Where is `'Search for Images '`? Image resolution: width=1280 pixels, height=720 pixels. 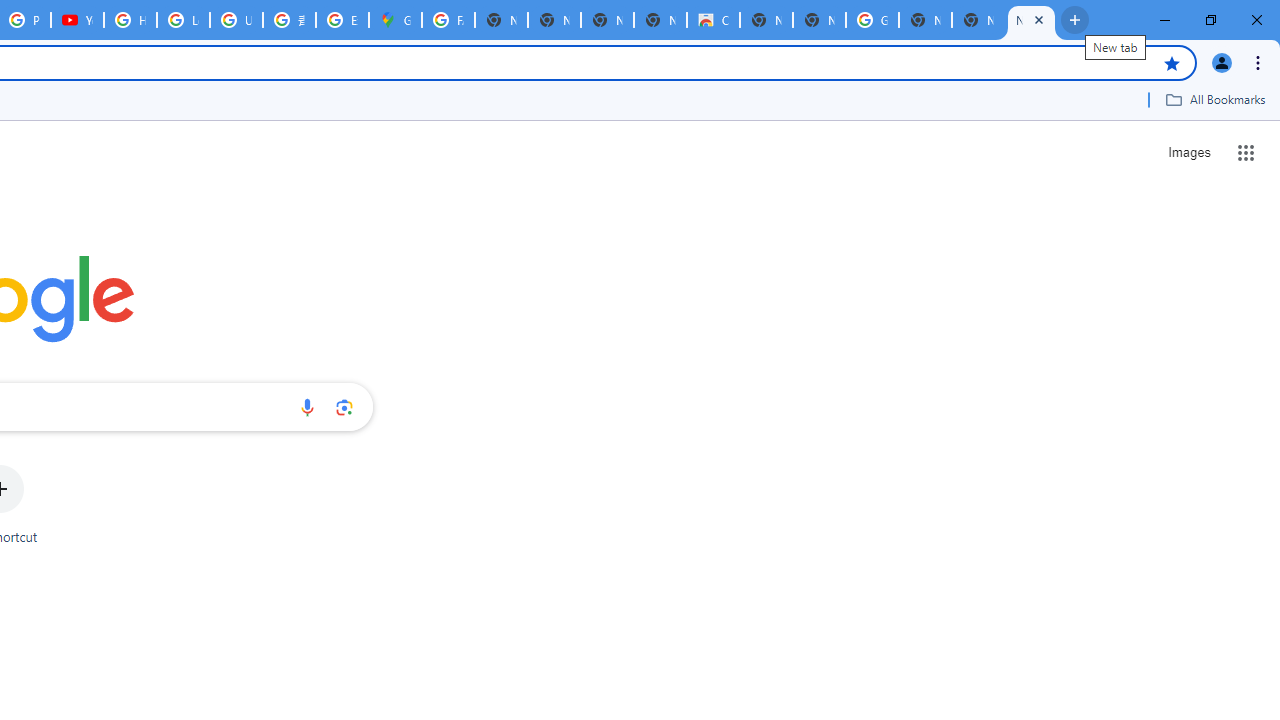
'Search for Images ' is located at coordinates (1189, 152).